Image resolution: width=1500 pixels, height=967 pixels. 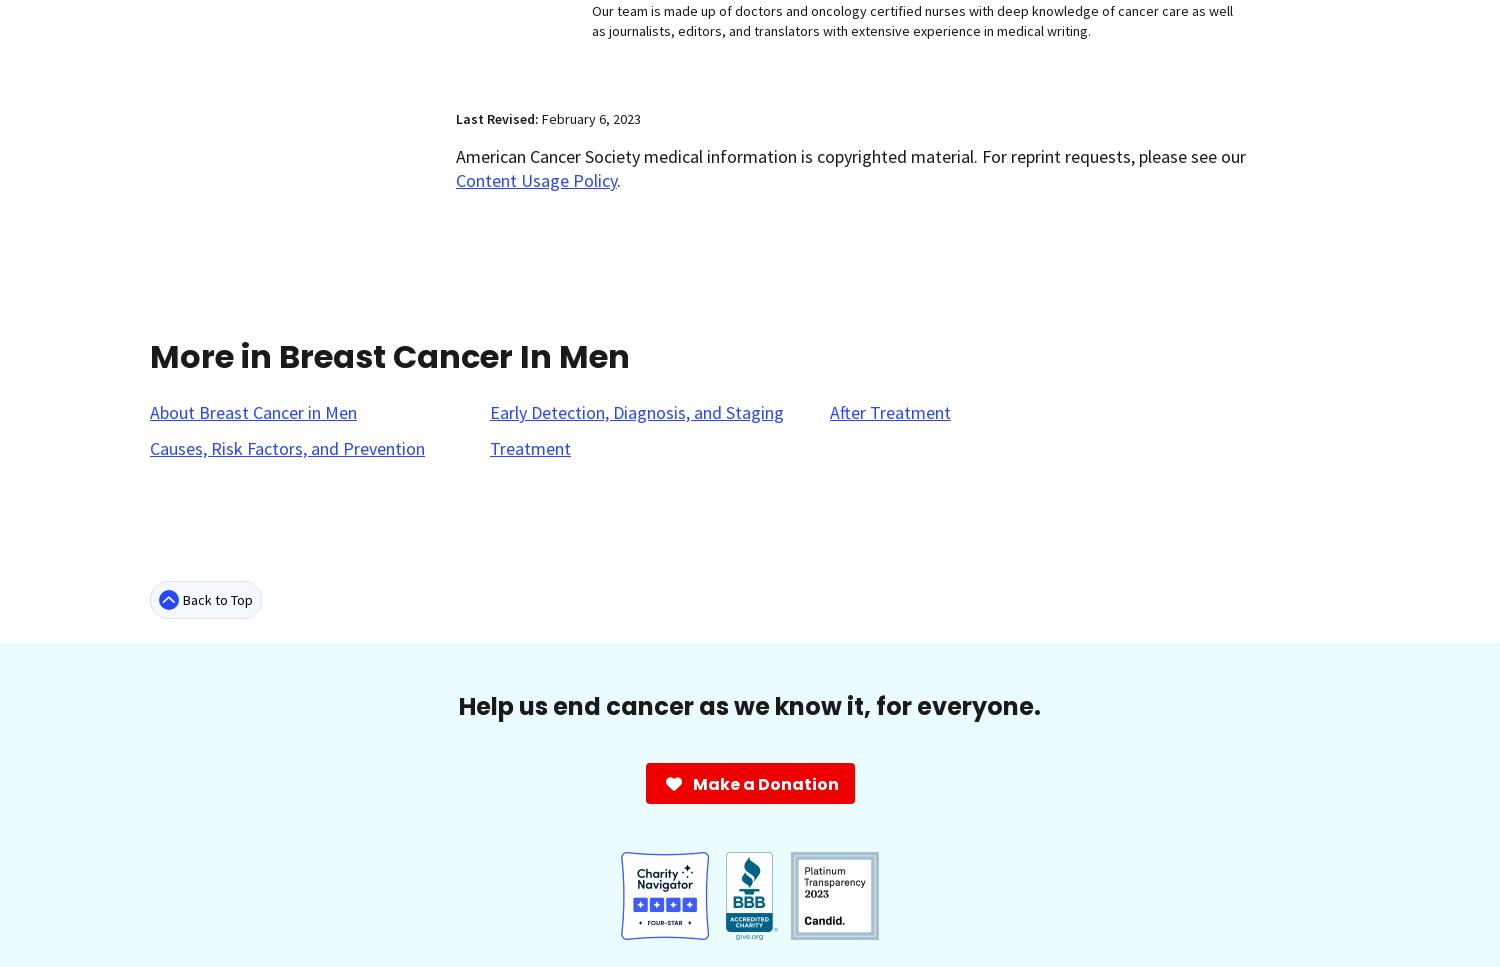 I want to click on 'Back to Top', so click(x=183, y=600).